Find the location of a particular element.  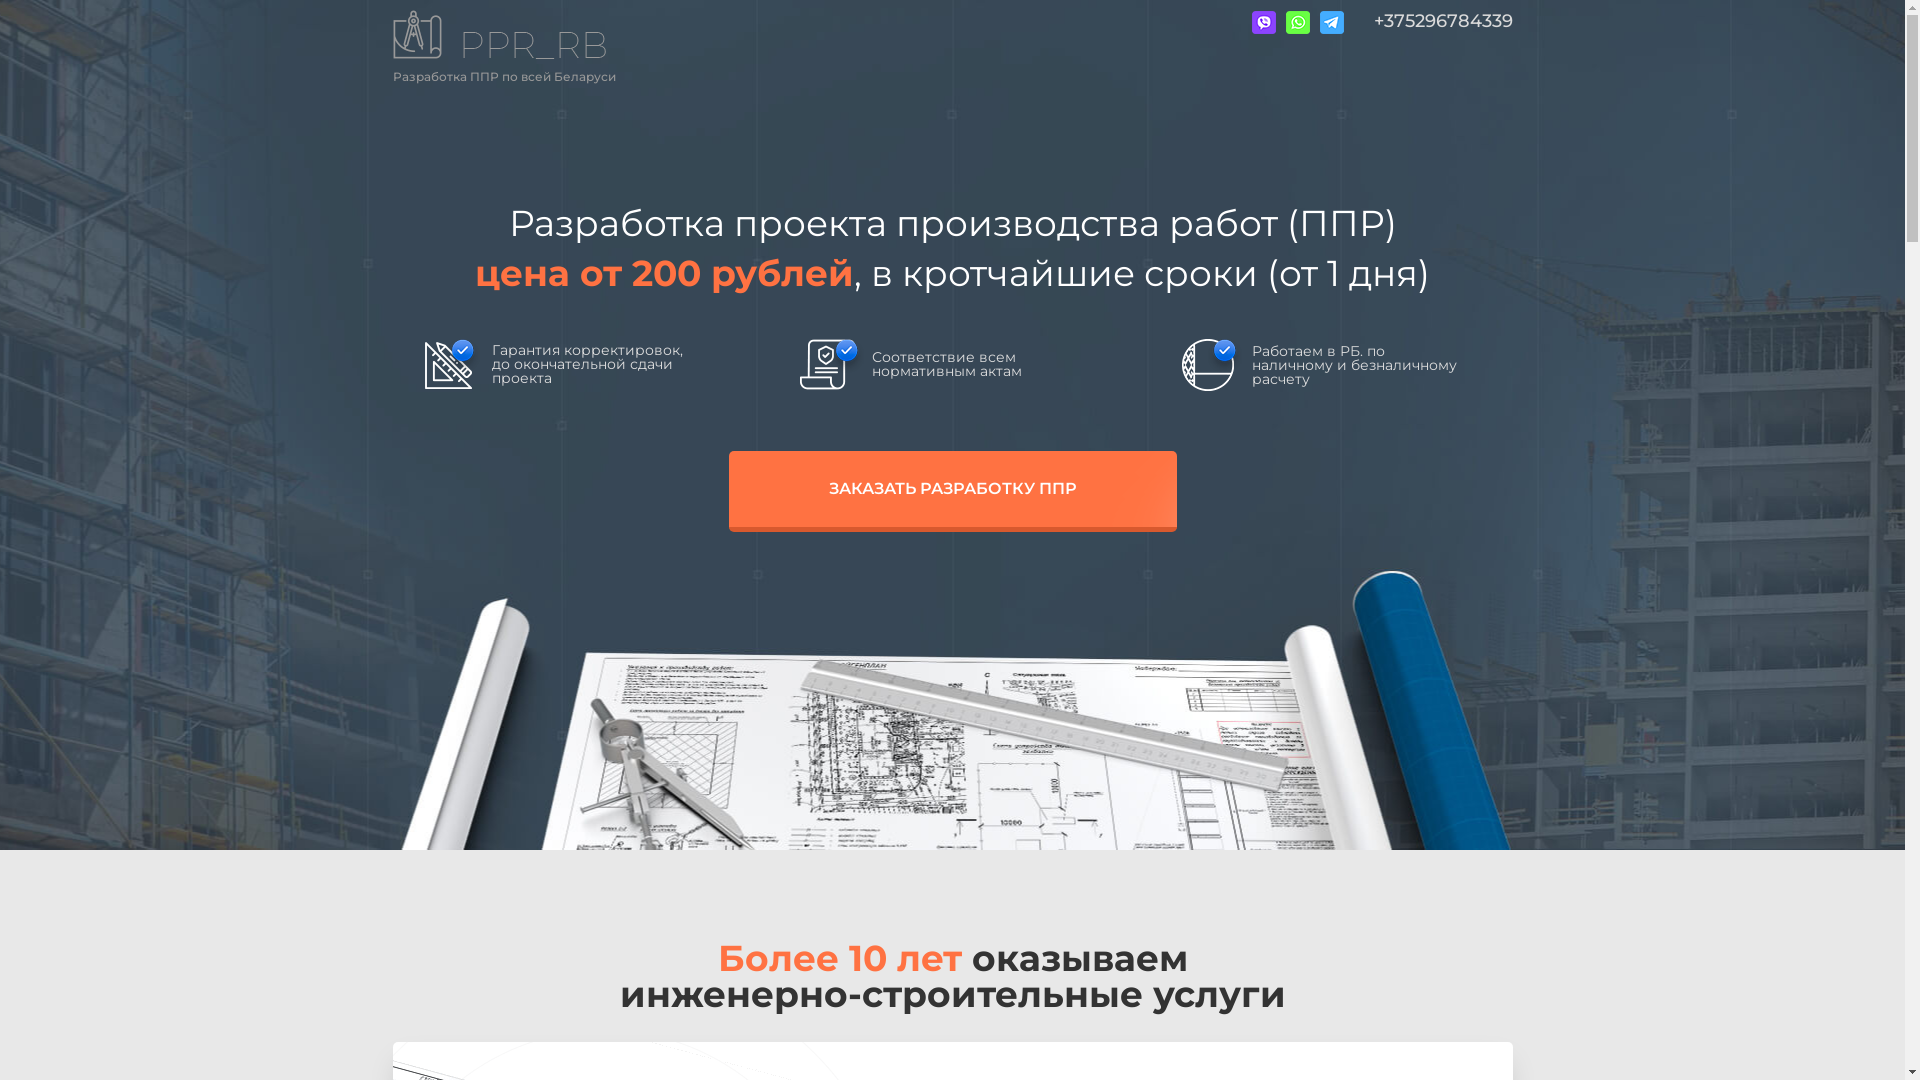

'+375296784339' is located at coordinates (1443, 20).